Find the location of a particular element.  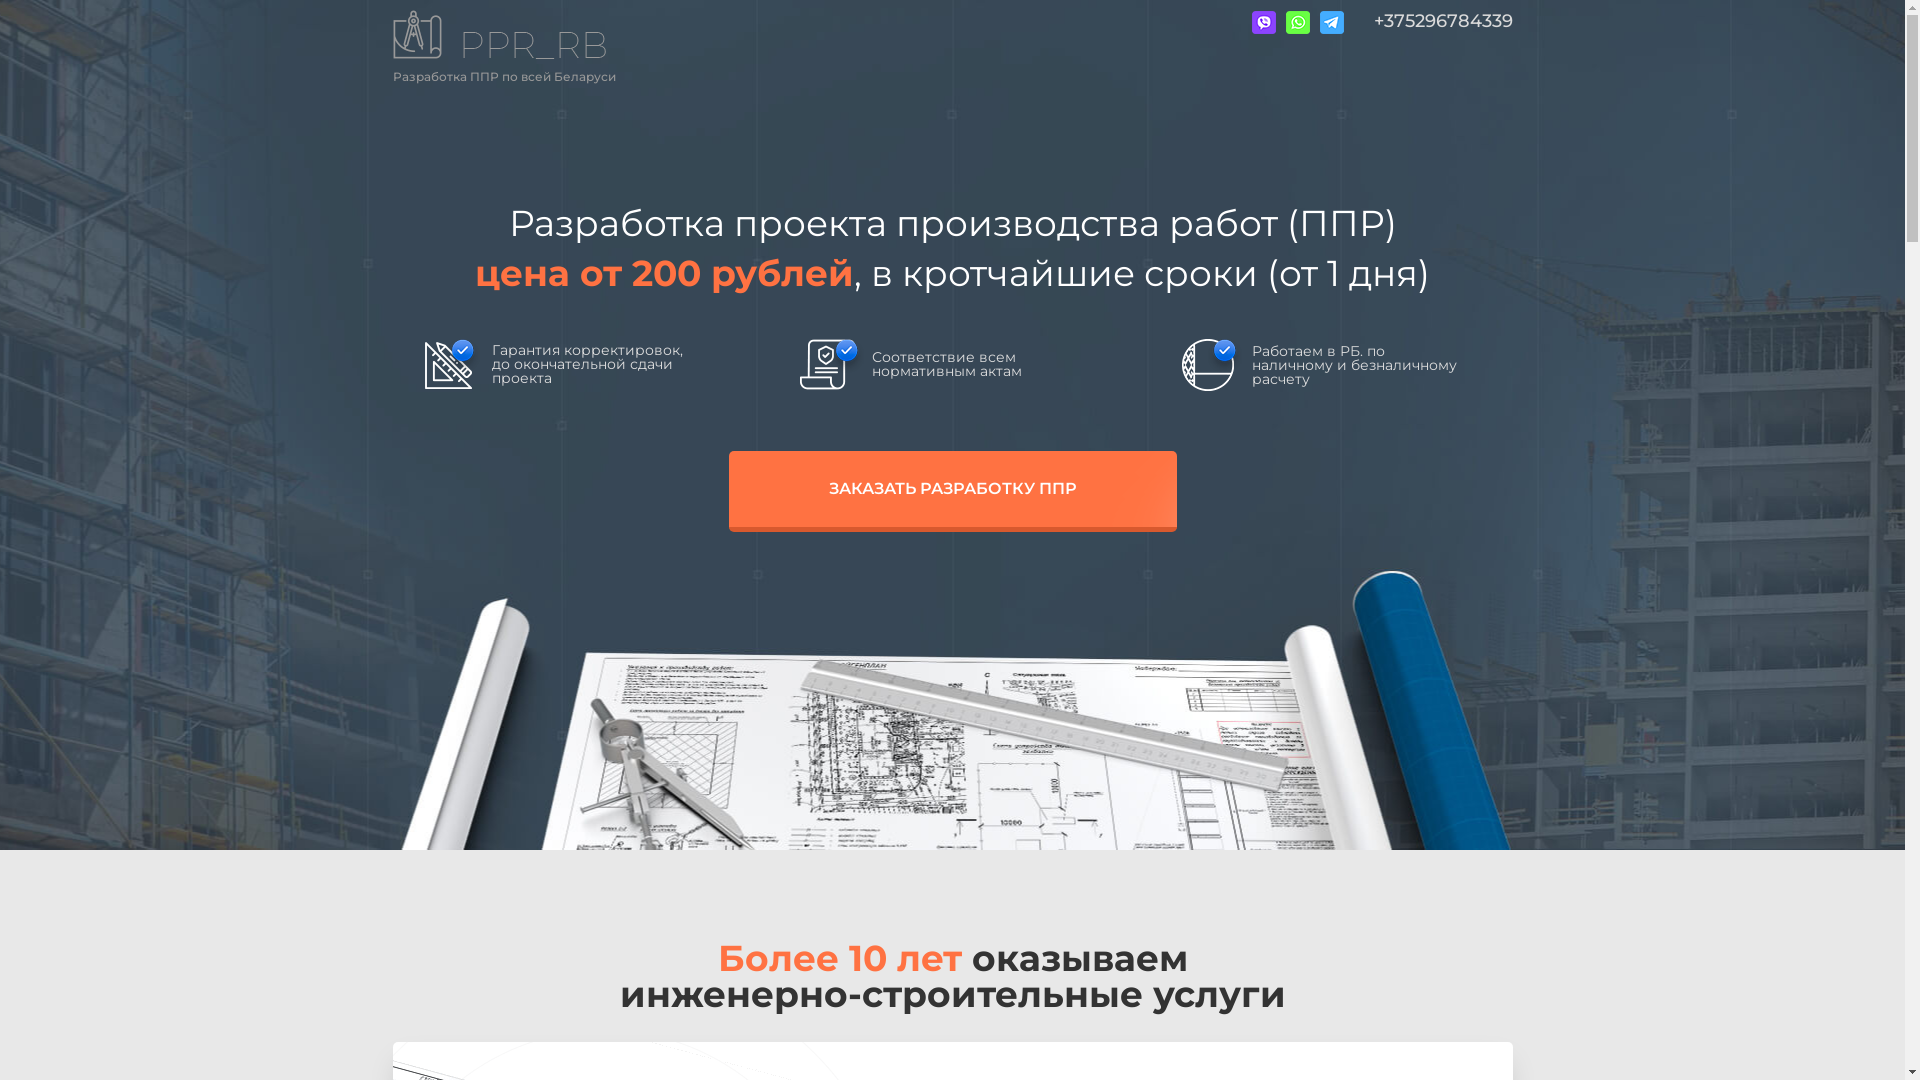

'+375296784339' is located at coordinates (1443, 20).